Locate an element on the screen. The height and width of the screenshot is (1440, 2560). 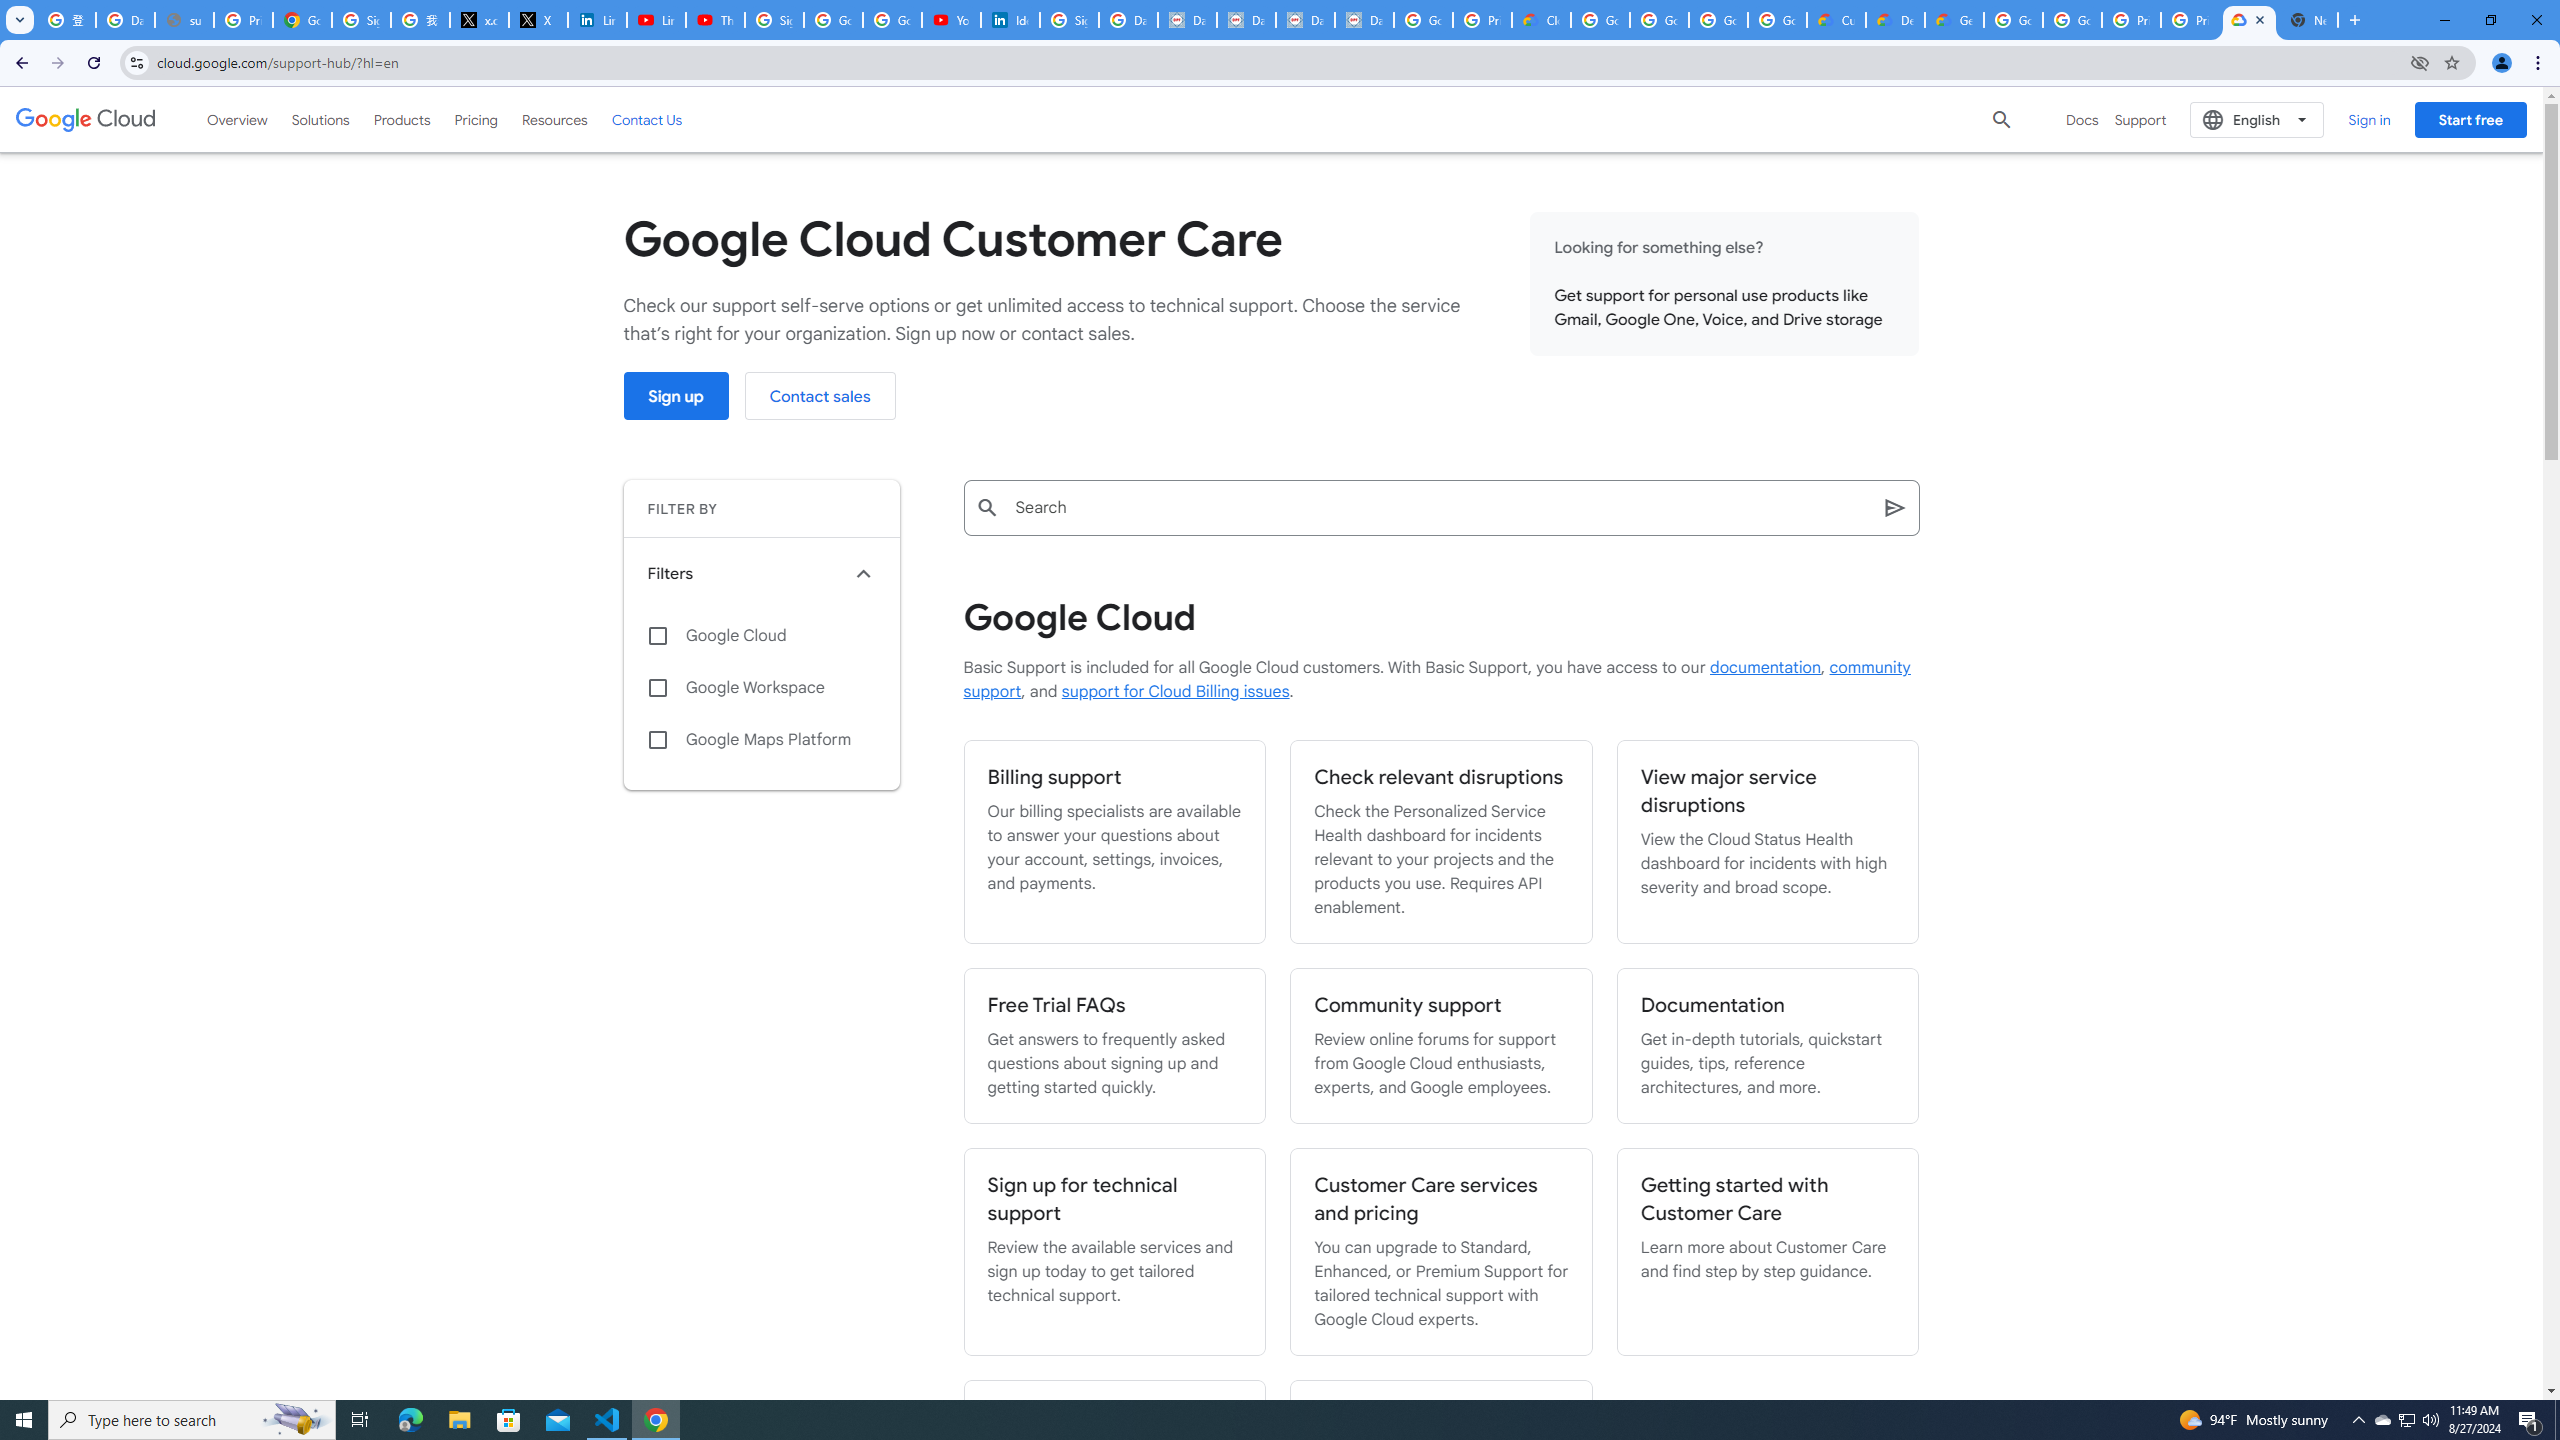
'Support Hub | Google Cloud' is located at coordinates (2250, 19).